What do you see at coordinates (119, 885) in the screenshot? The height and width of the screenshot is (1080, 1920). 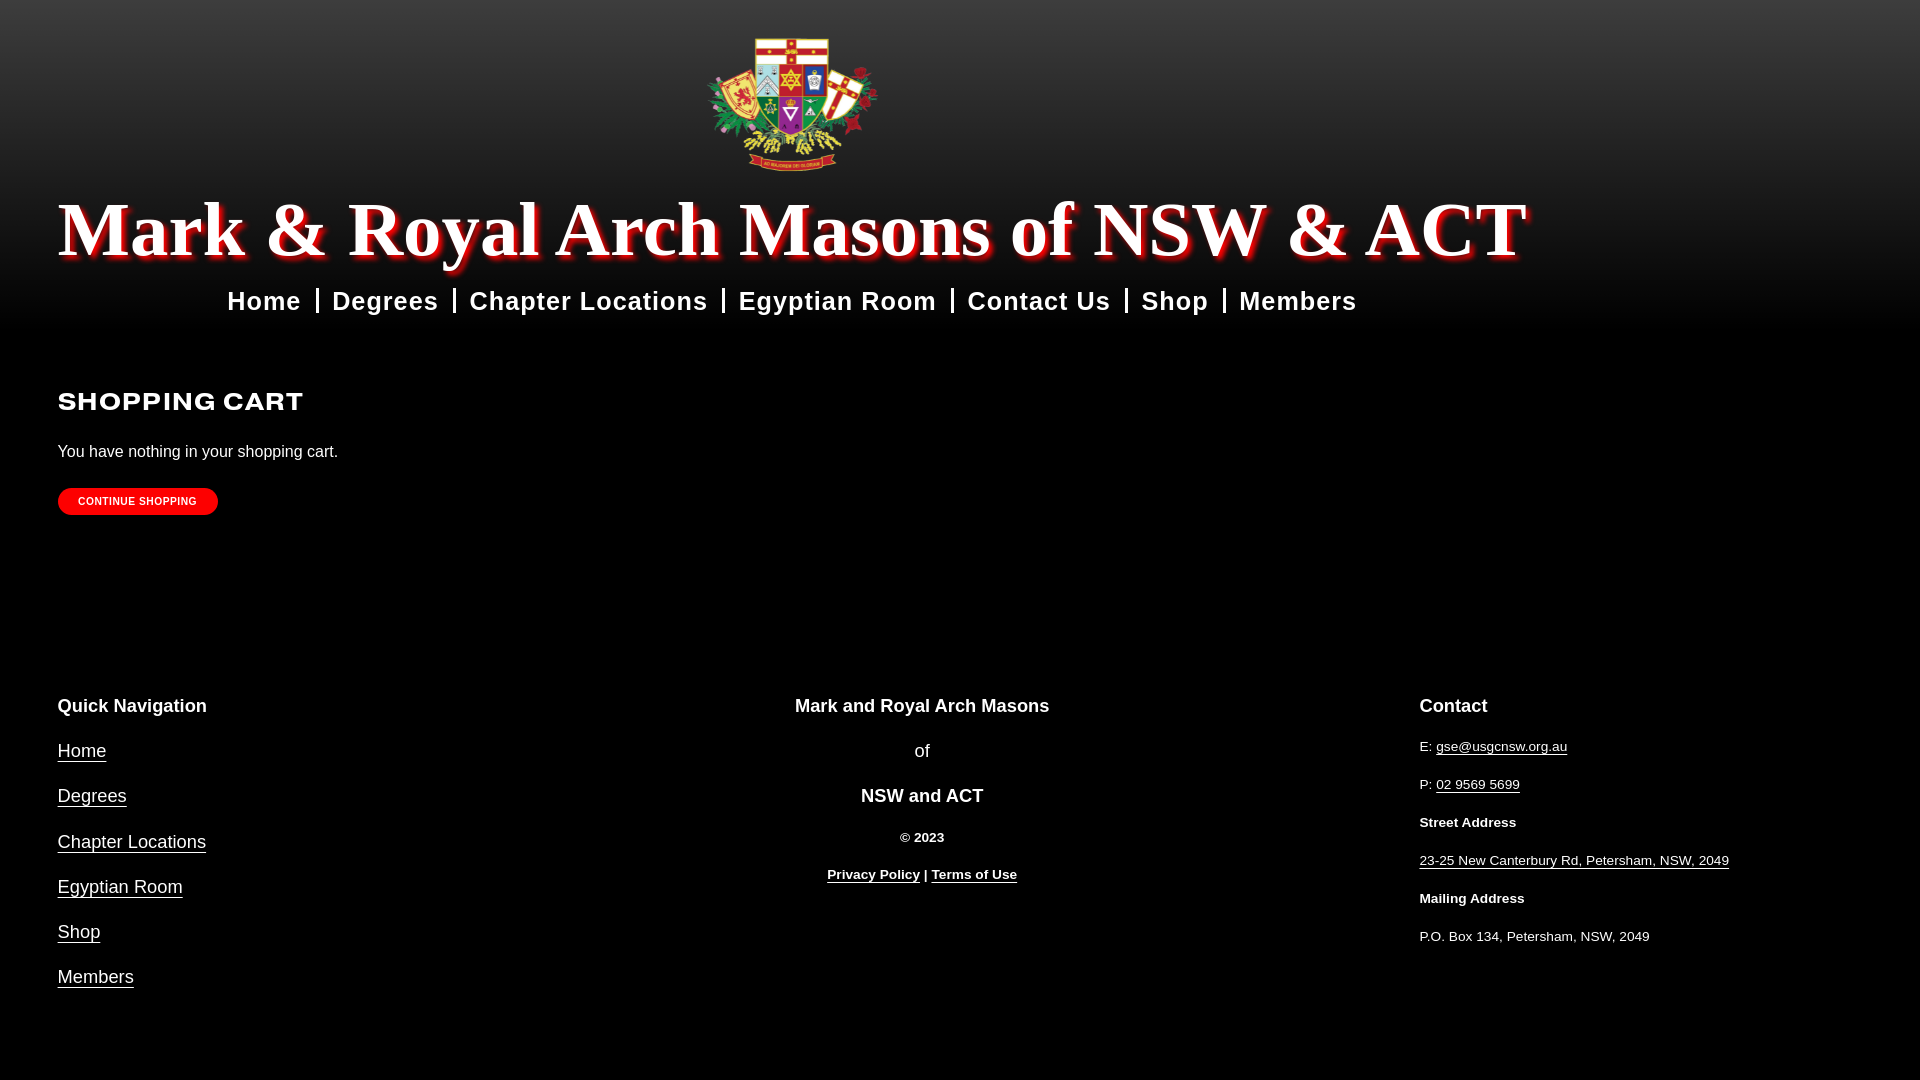 I see `'Egyptian Room'` at bounding box center [119, 885].